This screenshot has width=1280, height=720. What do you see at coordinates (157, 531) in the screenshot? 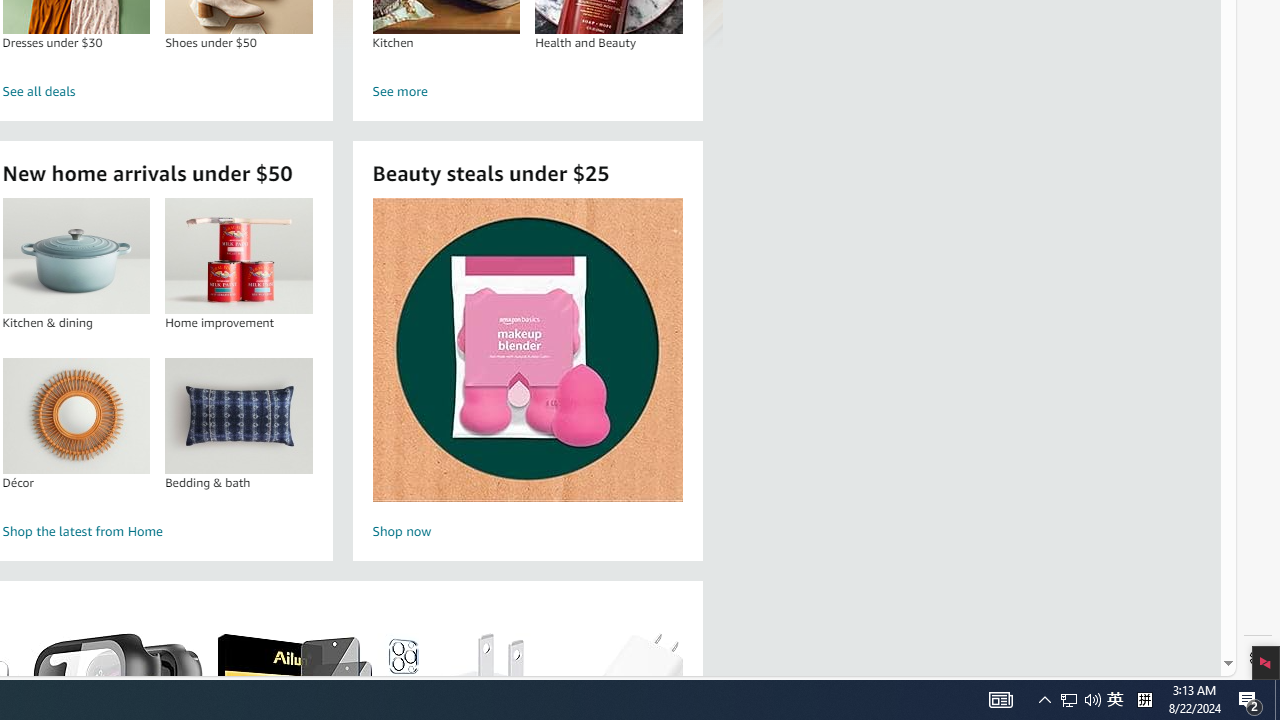
I see `'Shop the latest from Home'` at bounding box center [157, 531].